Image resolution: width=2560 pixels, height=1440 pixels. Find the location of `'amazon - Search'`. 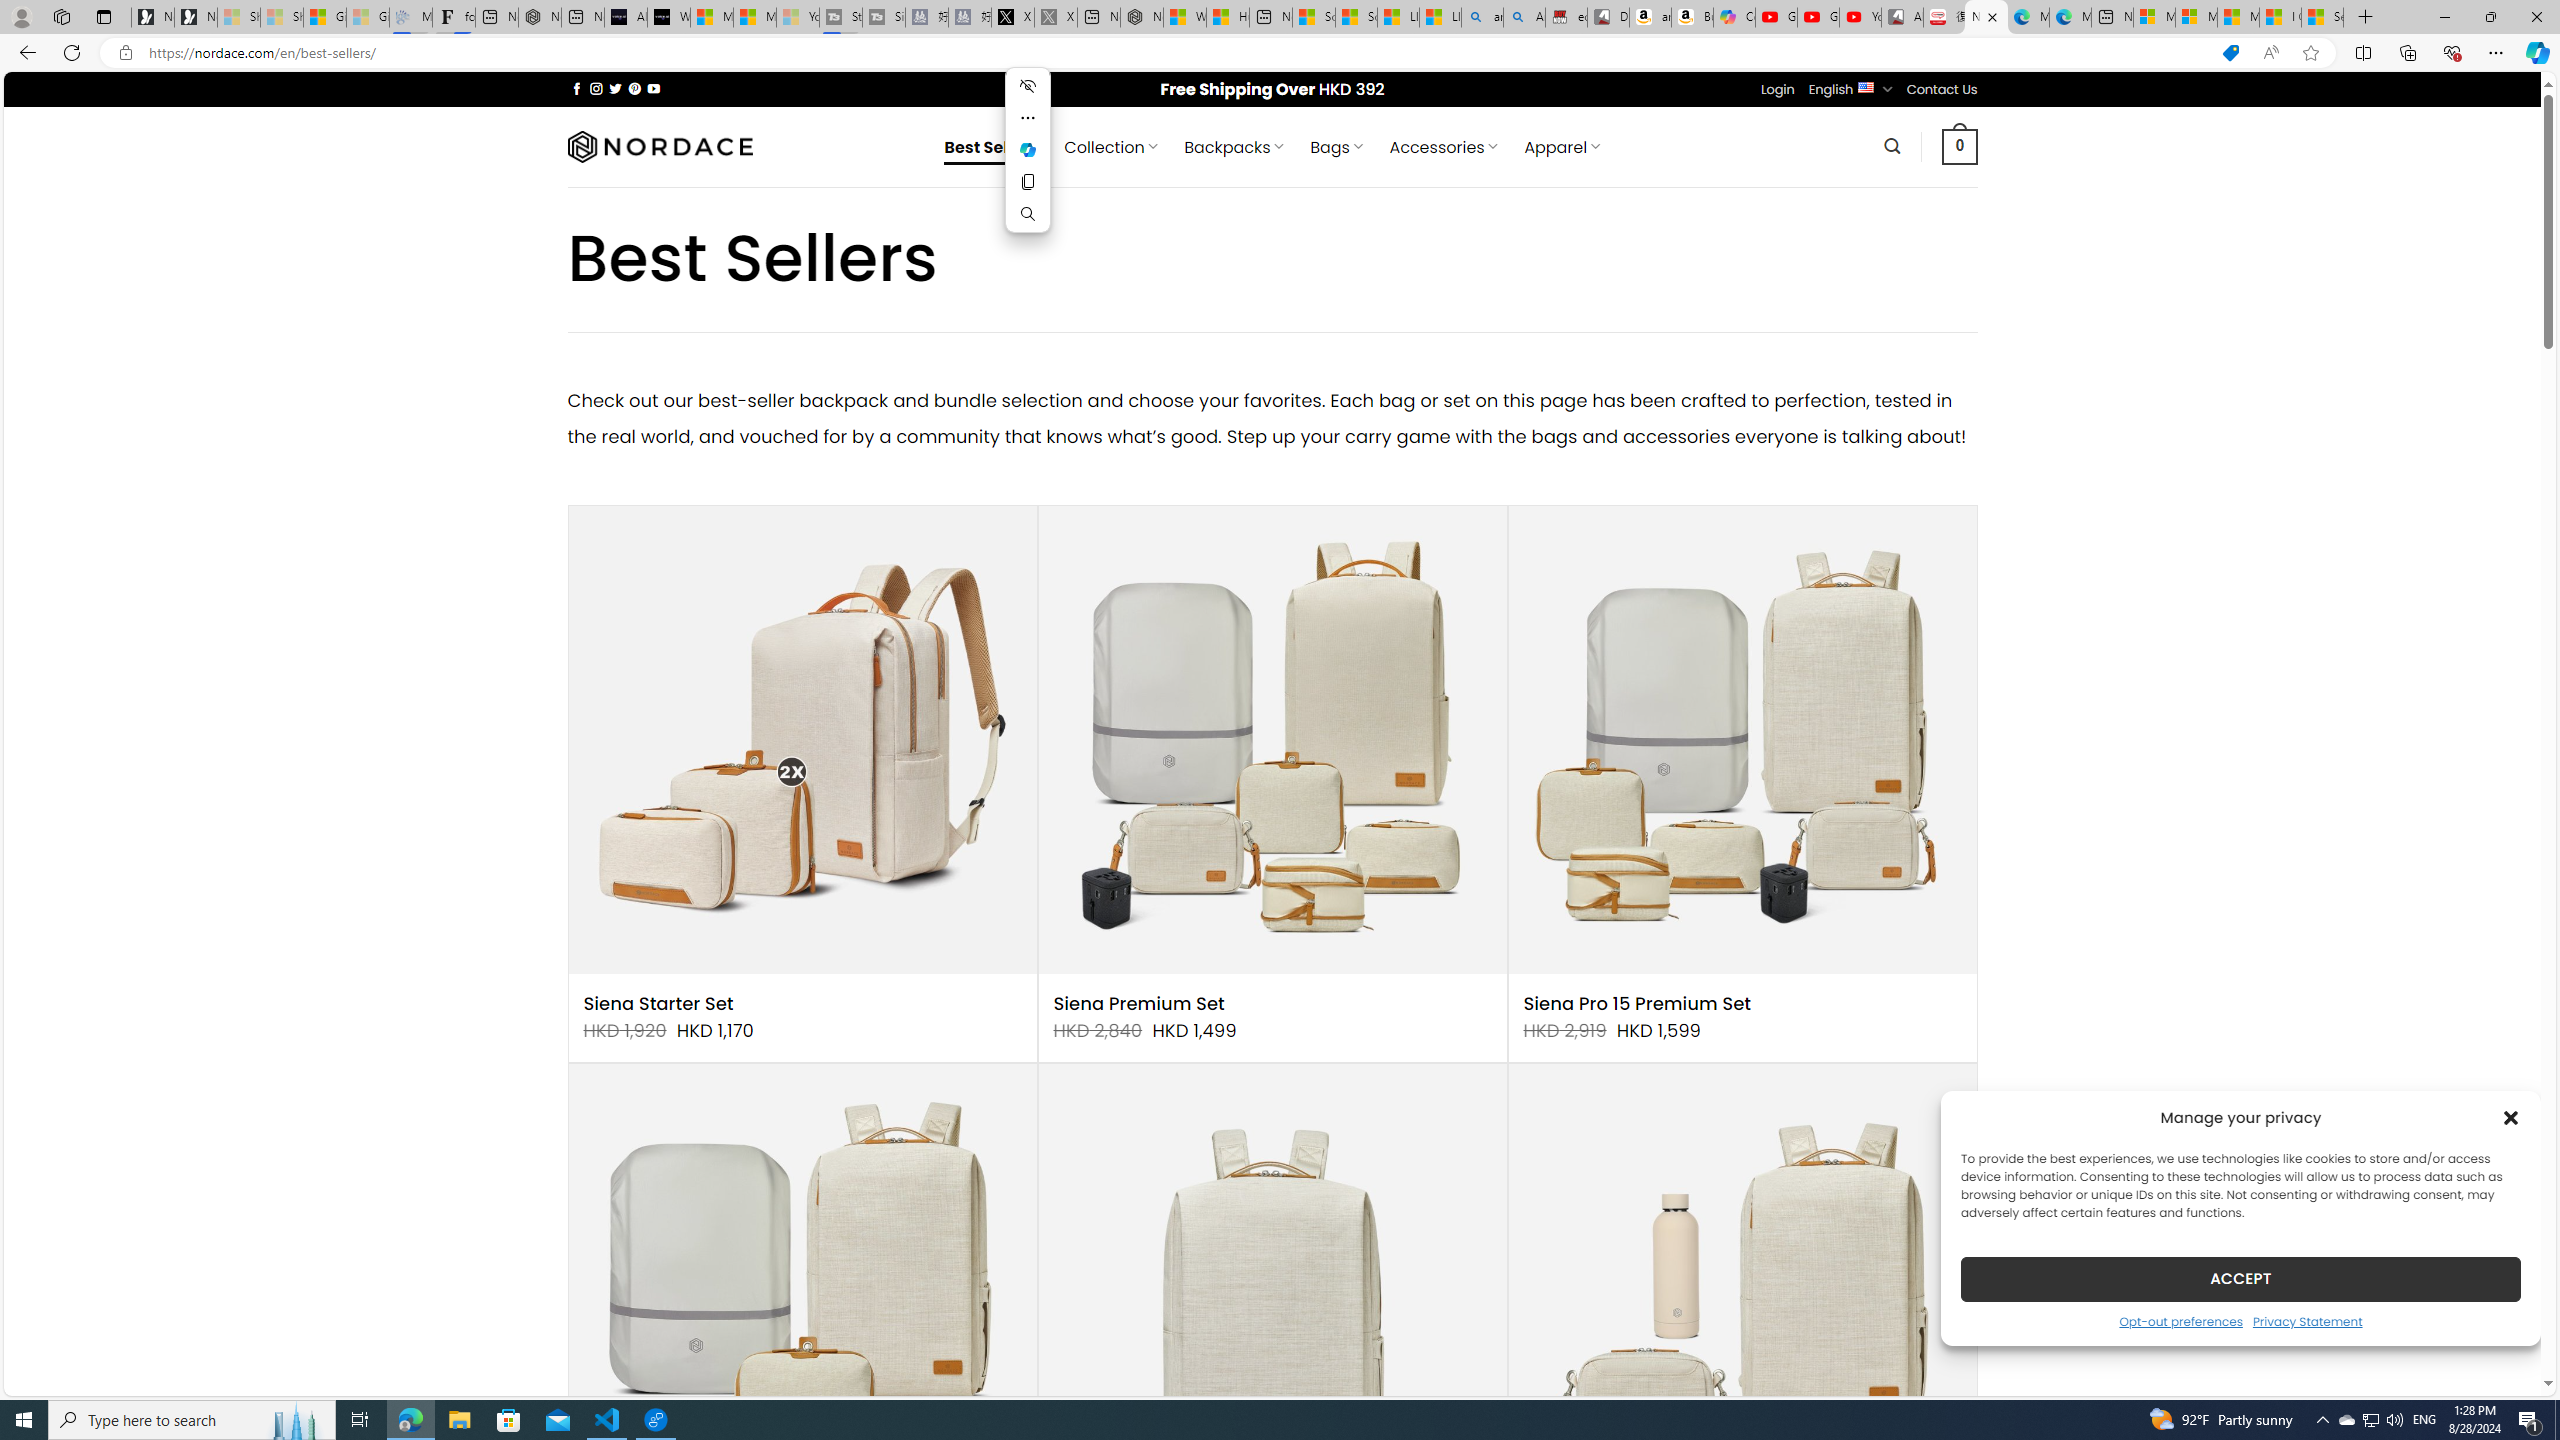

'amazon - Search' is located at coordinates (1483, 16).